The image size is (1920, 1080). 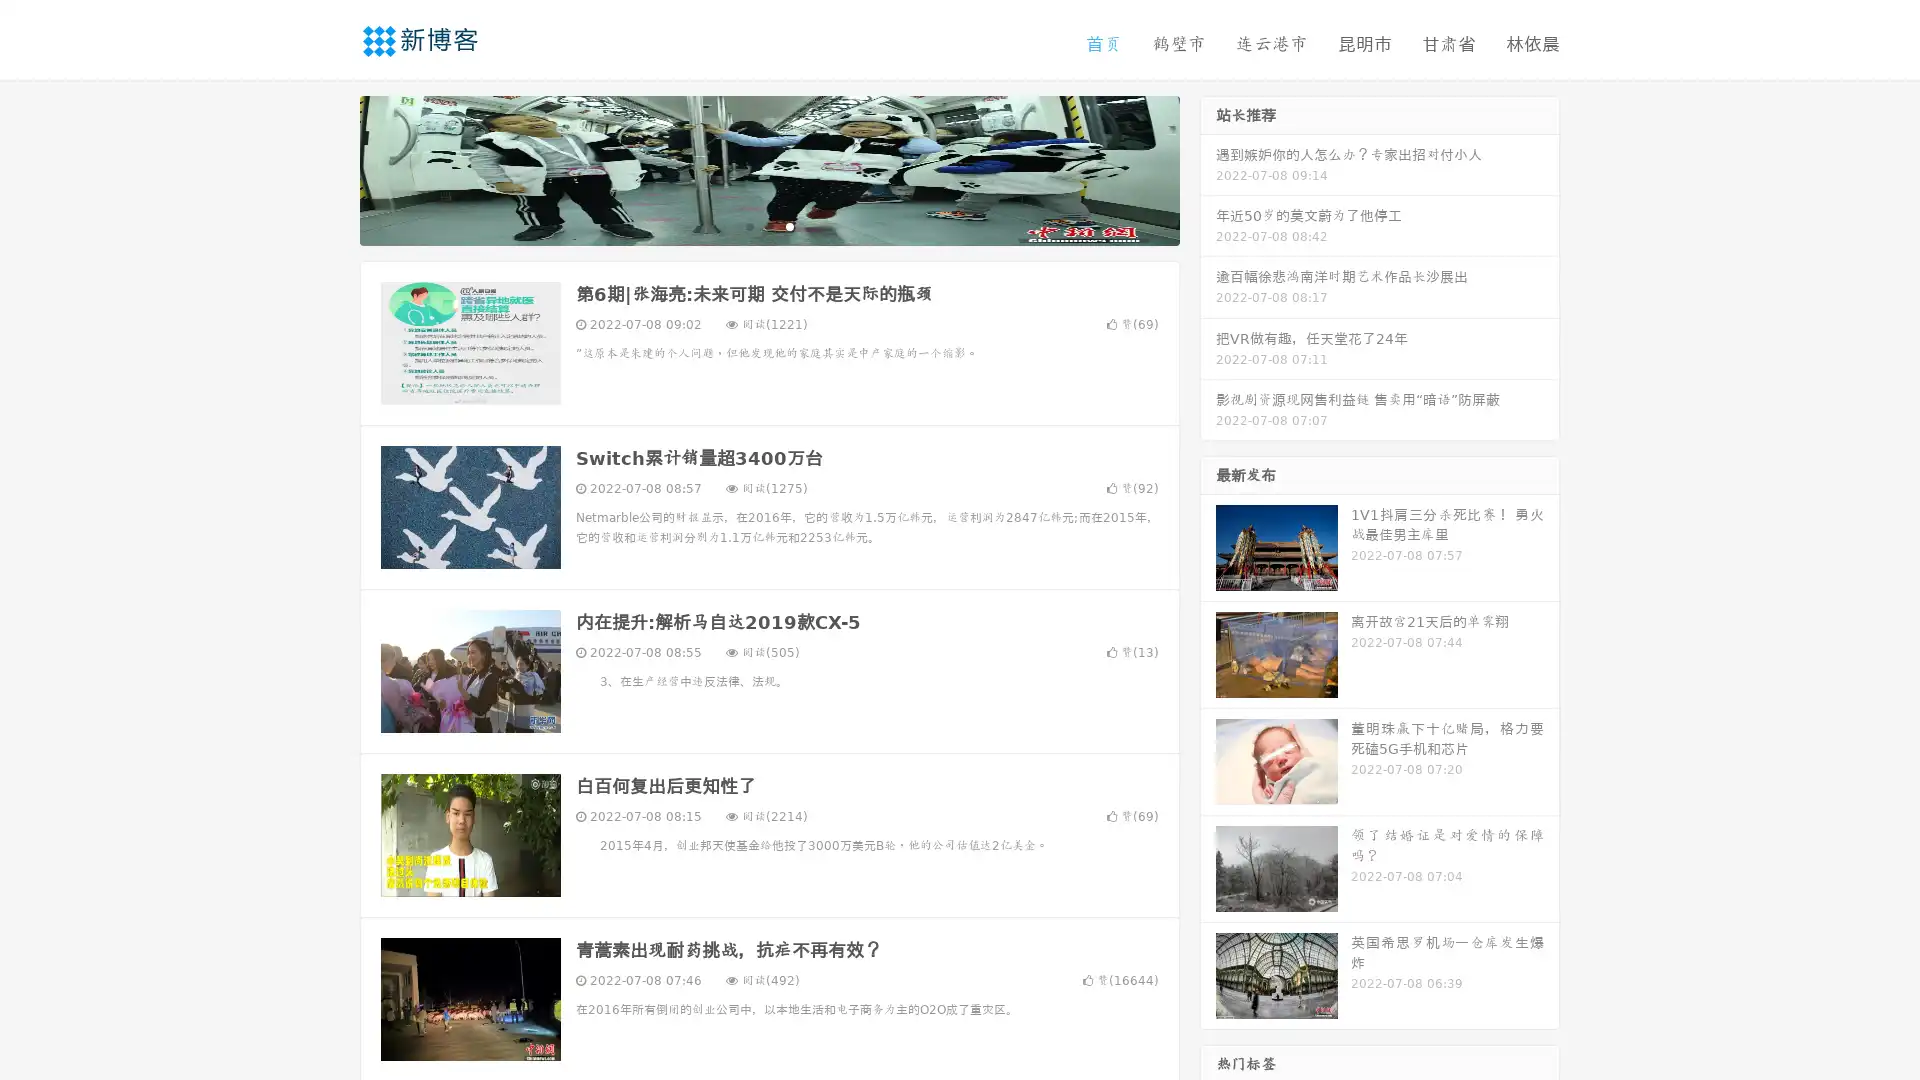 What do you see at coordinates (748, 225) in the screenshot?
I see `Go to slide 1` at bounding box center [748, 225].